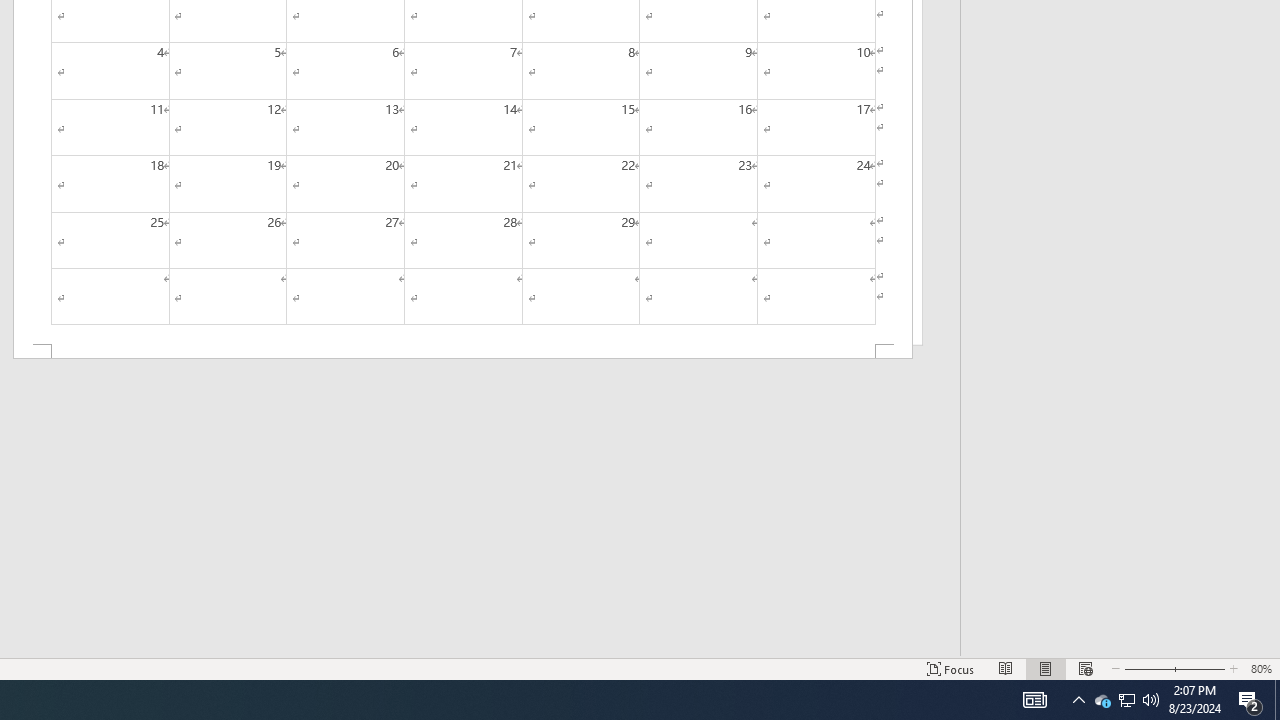  Describe the element at coordinates (950, 669) in the screenshot. I see `'Focus '` at that location.